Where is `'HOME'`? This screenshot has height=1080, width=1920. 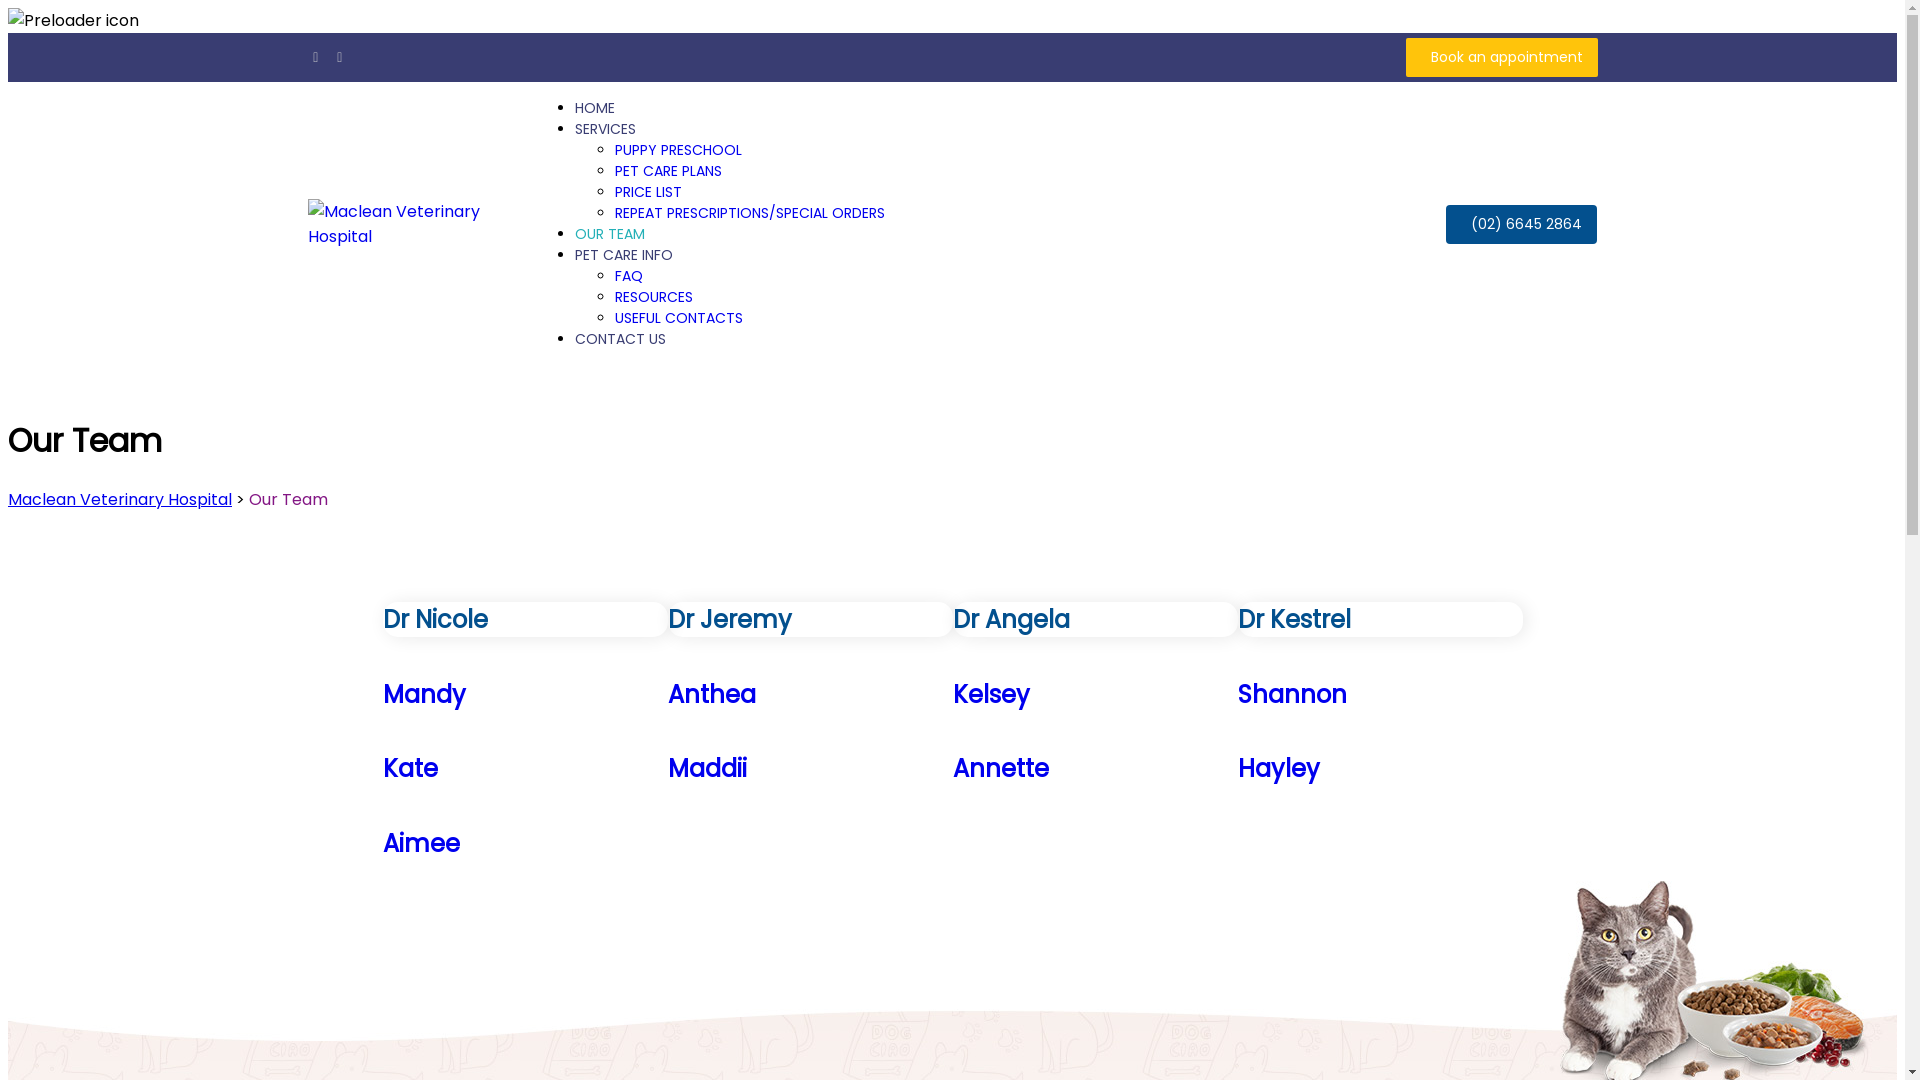 'HOME' is located at coordinates (594, 108).